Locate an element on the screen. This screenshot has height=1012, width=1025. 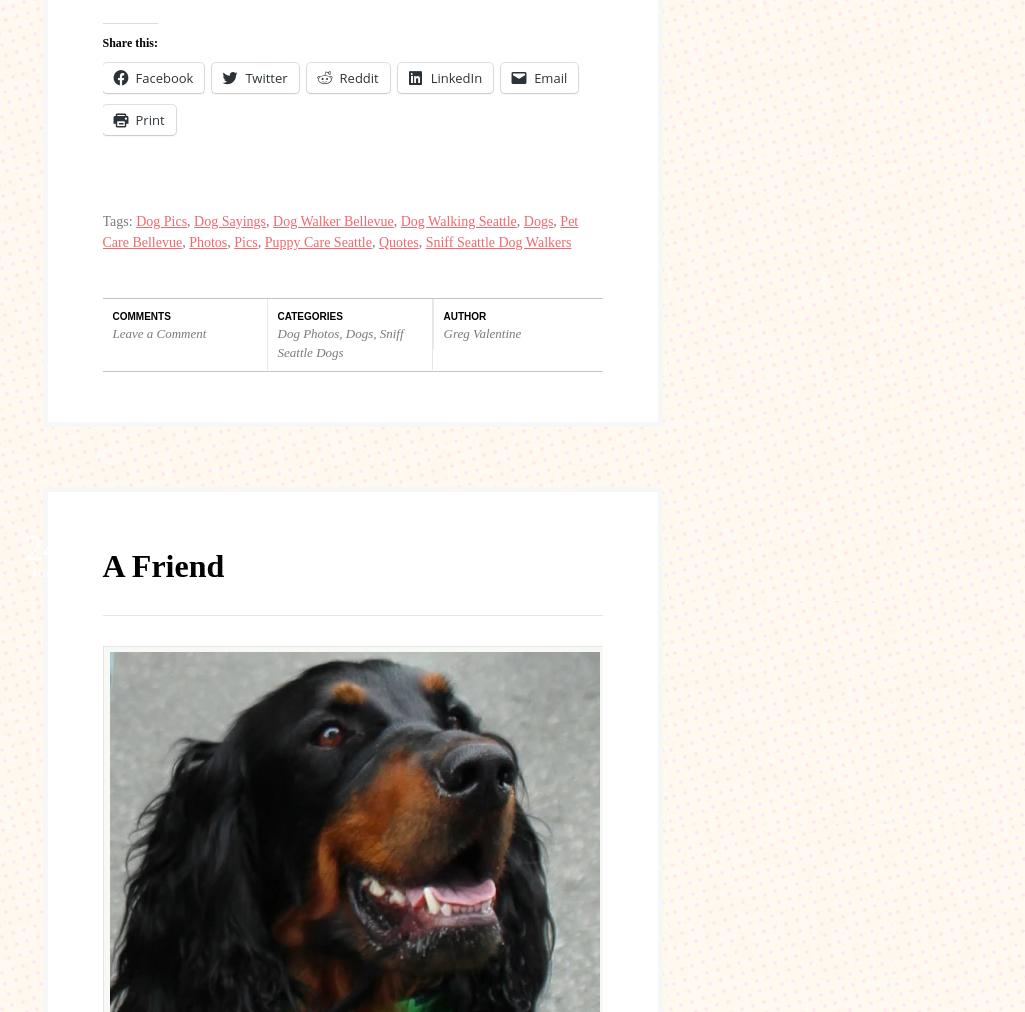
'Twitter' is located at coordinates (264, 76).